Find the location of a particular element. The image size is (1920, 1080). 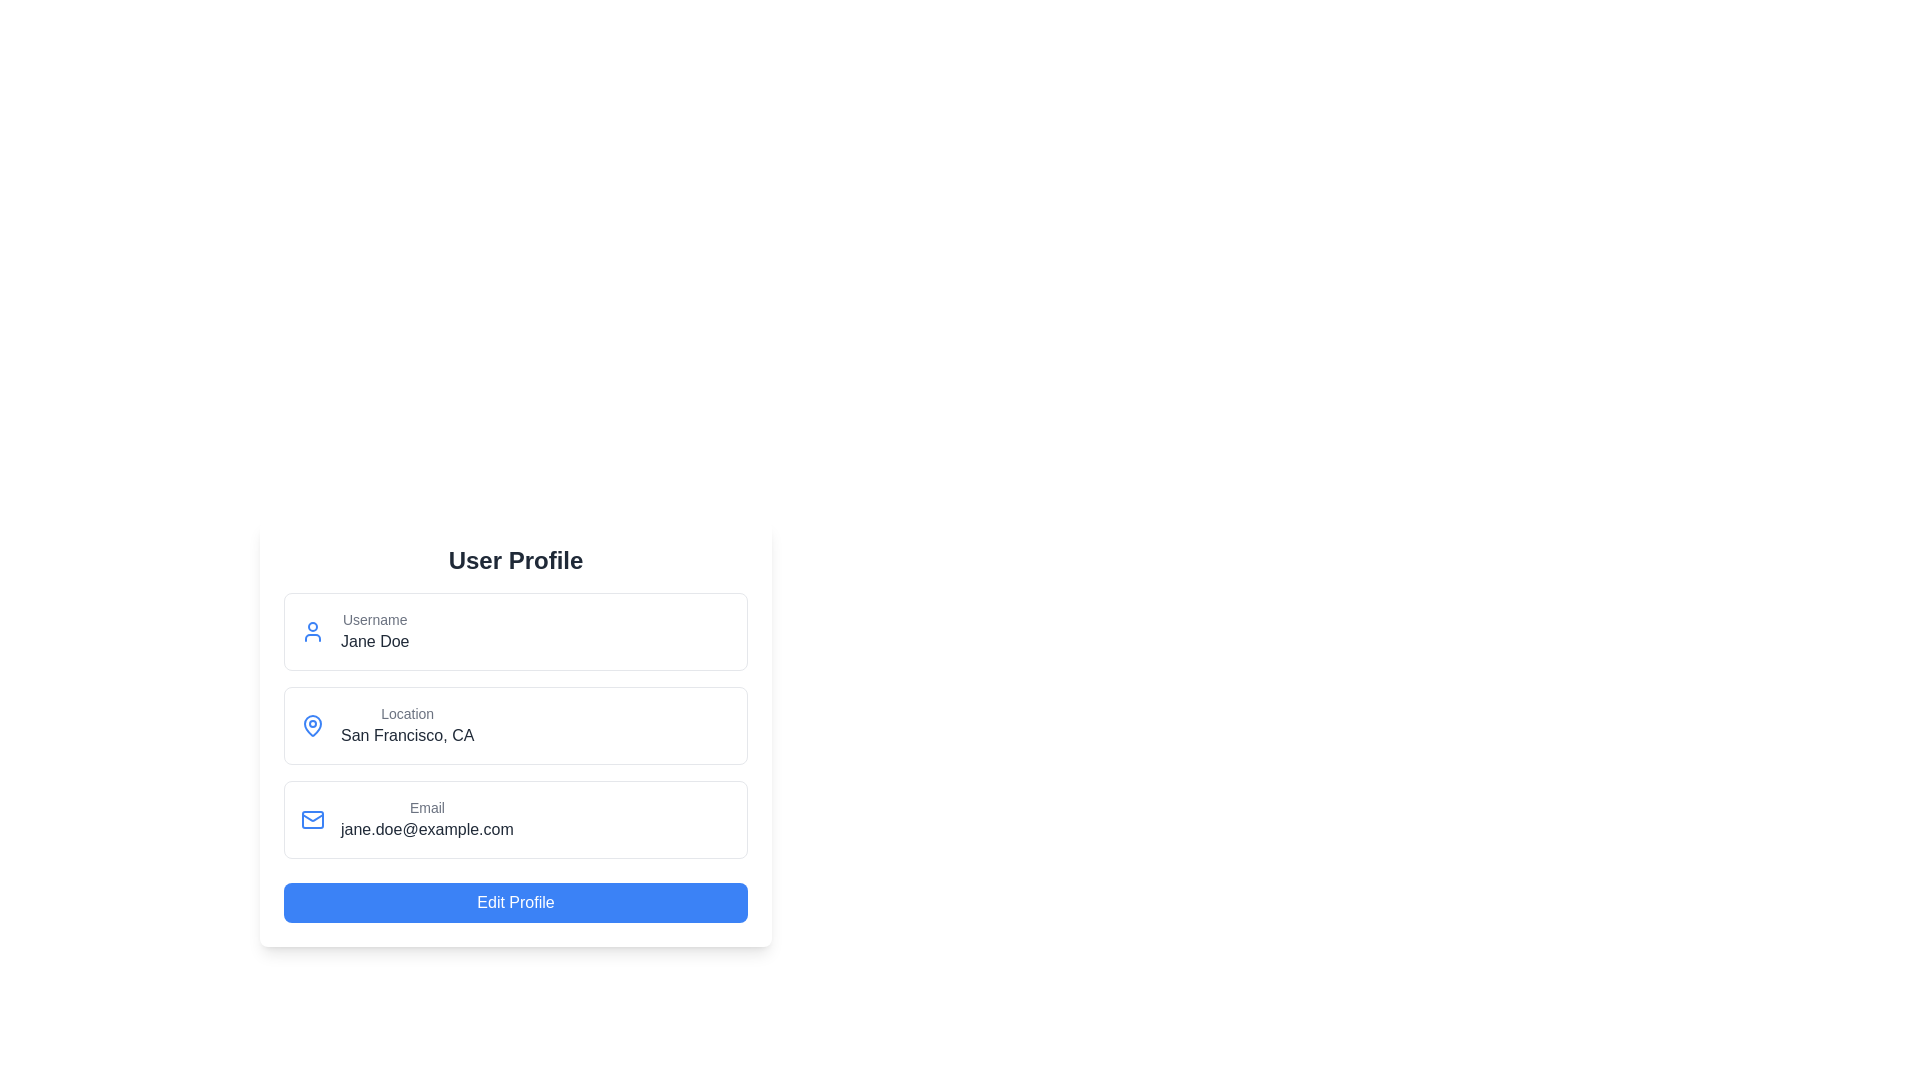

the text block displaying 'San Francisco, CA' located in the user profile layout, which is the second information field below the 'Username: Jane Doe' and above the 'Email: jane.doe@example.com' is located at coordinates (406, 725).